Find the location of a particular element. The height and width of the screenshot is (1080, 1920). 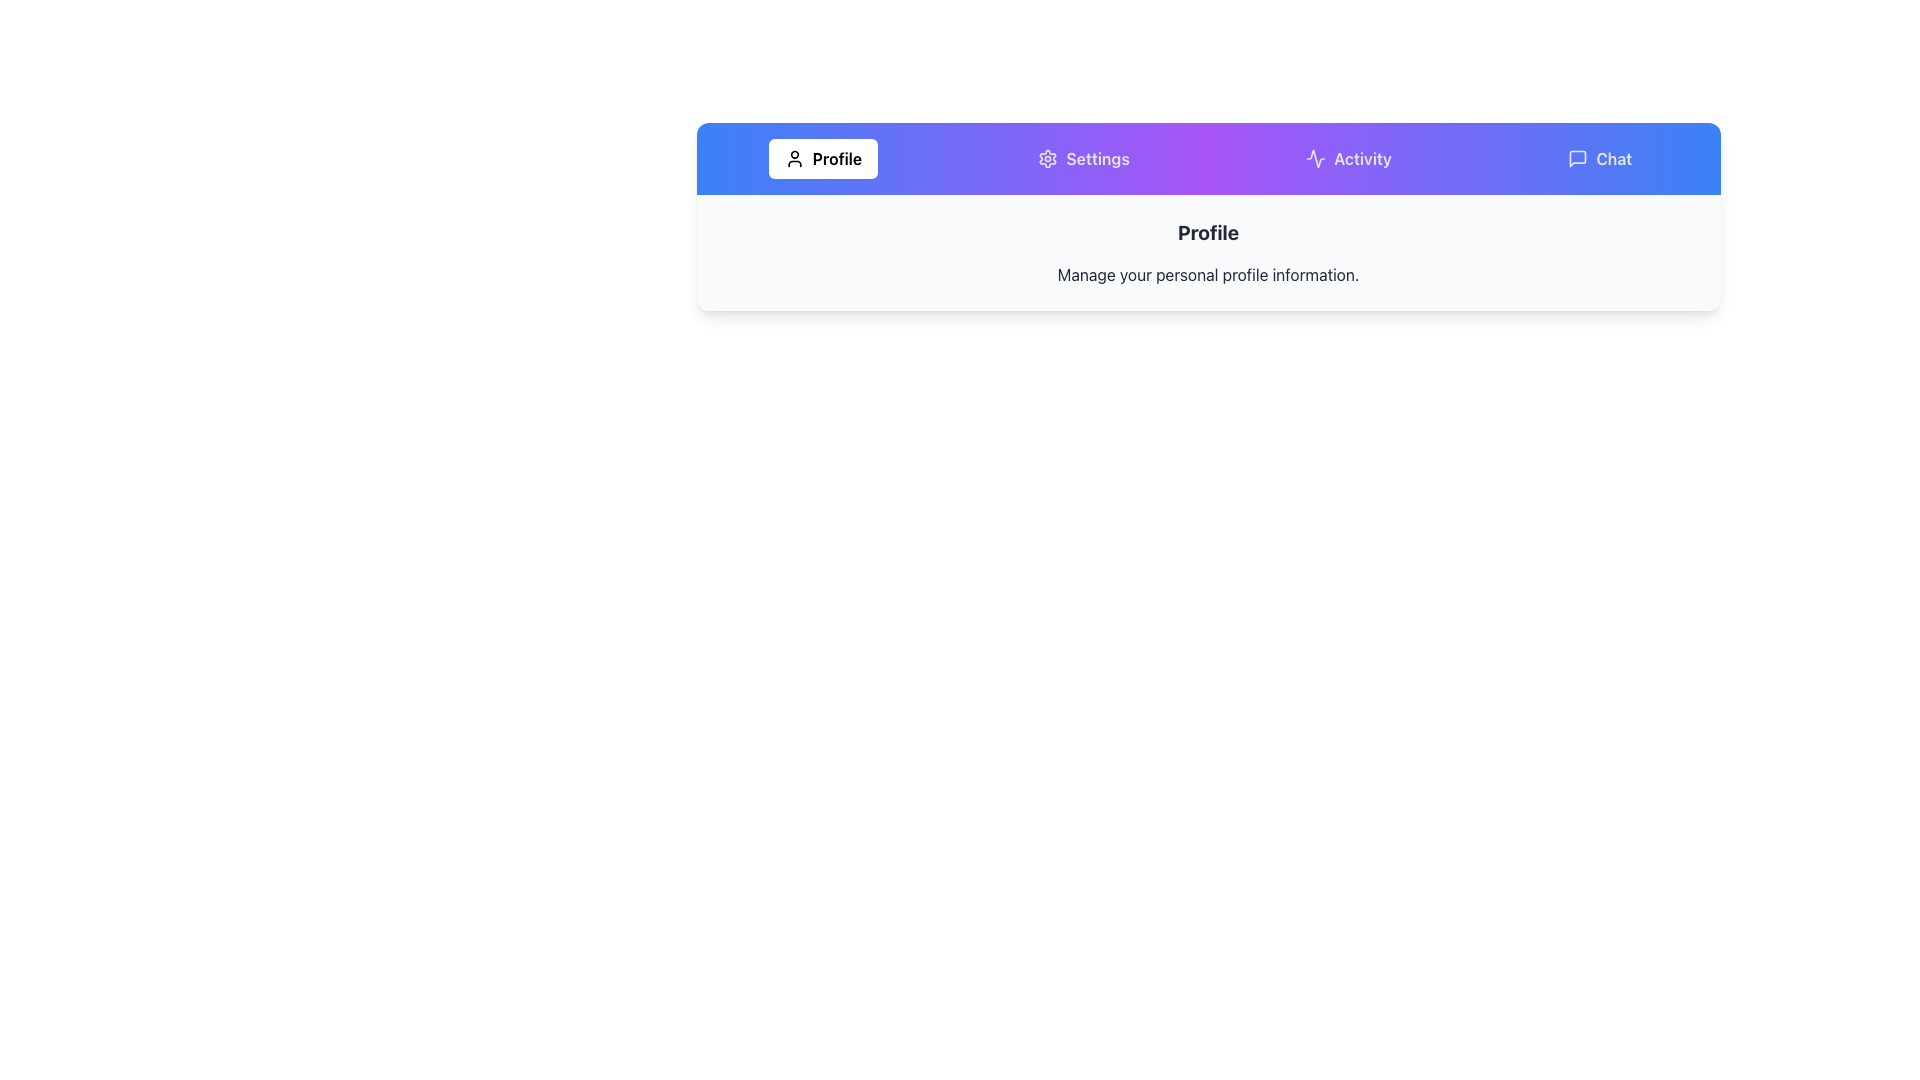

the static text label providing supplementary information below the 'Profile' title is located at coordinates (1207, 274).